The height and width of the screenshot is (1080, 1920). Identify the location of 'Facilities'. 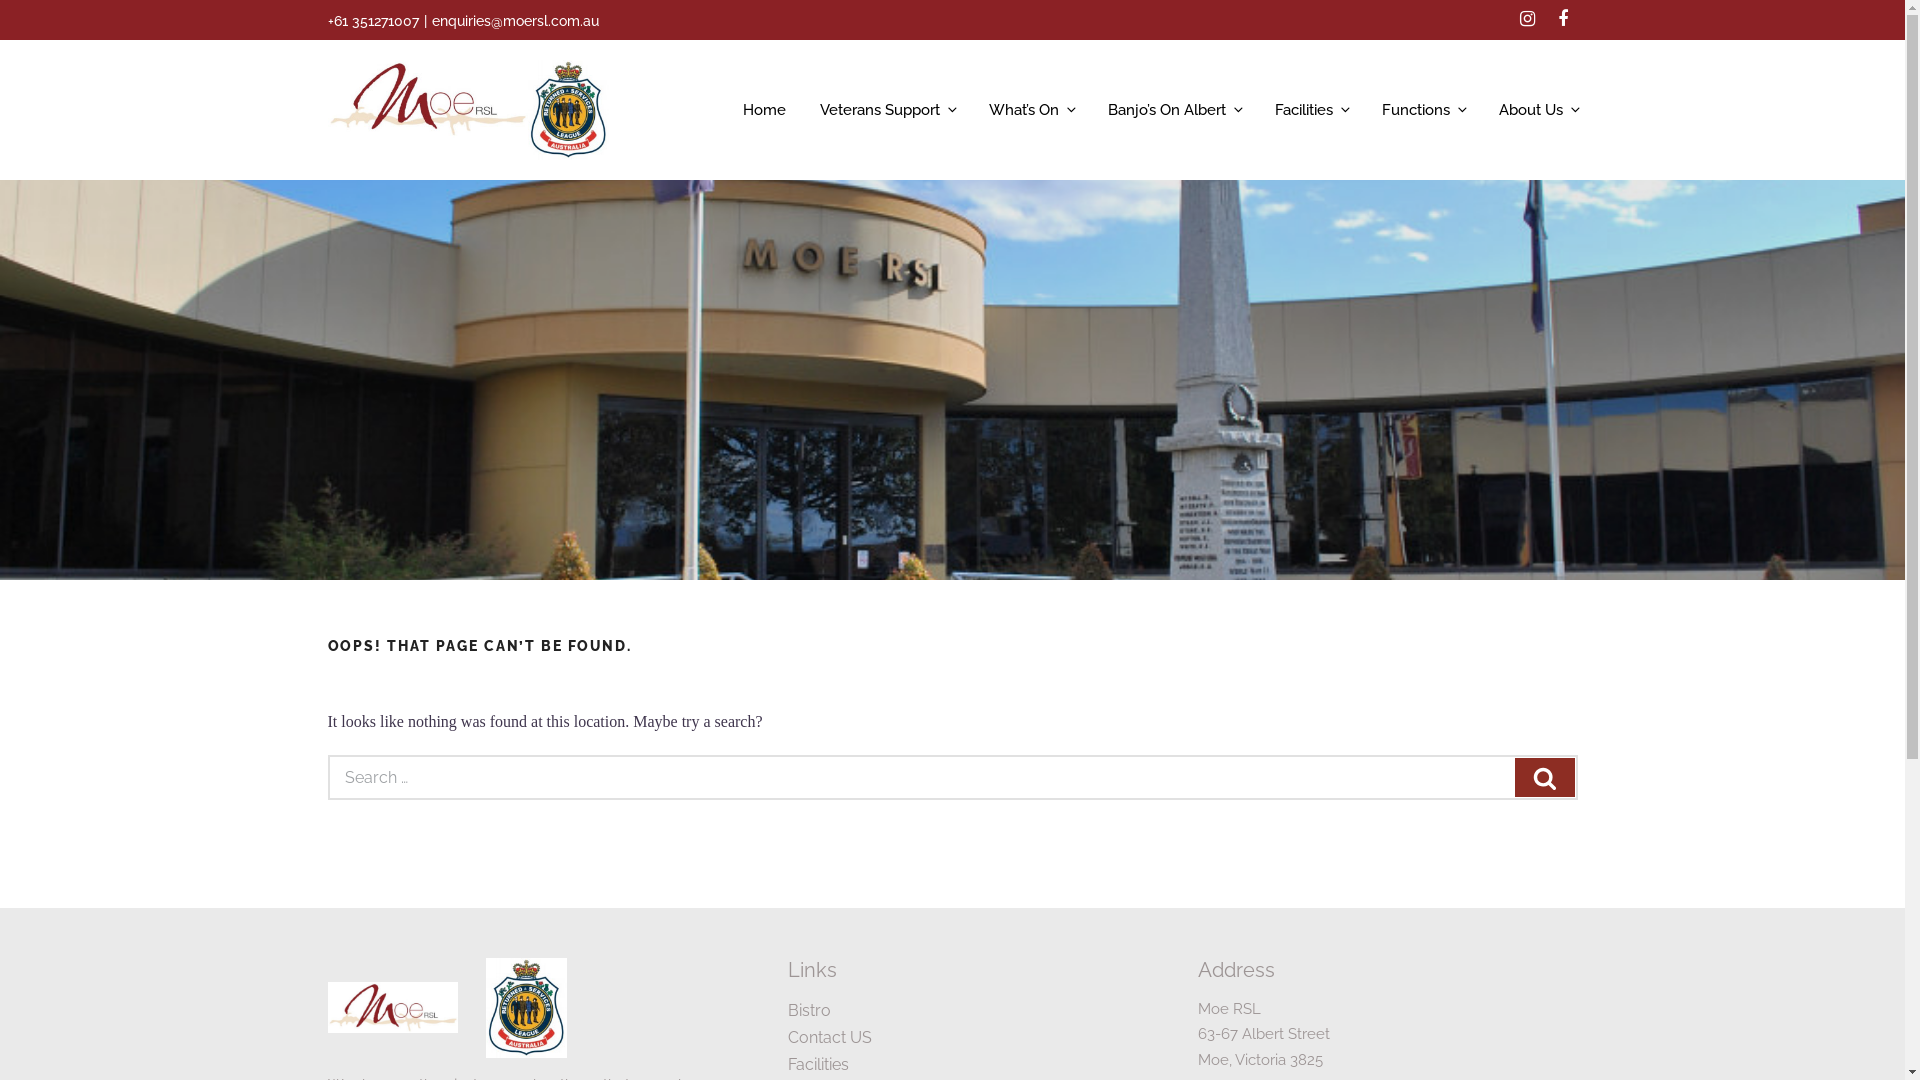
(1311, 110).